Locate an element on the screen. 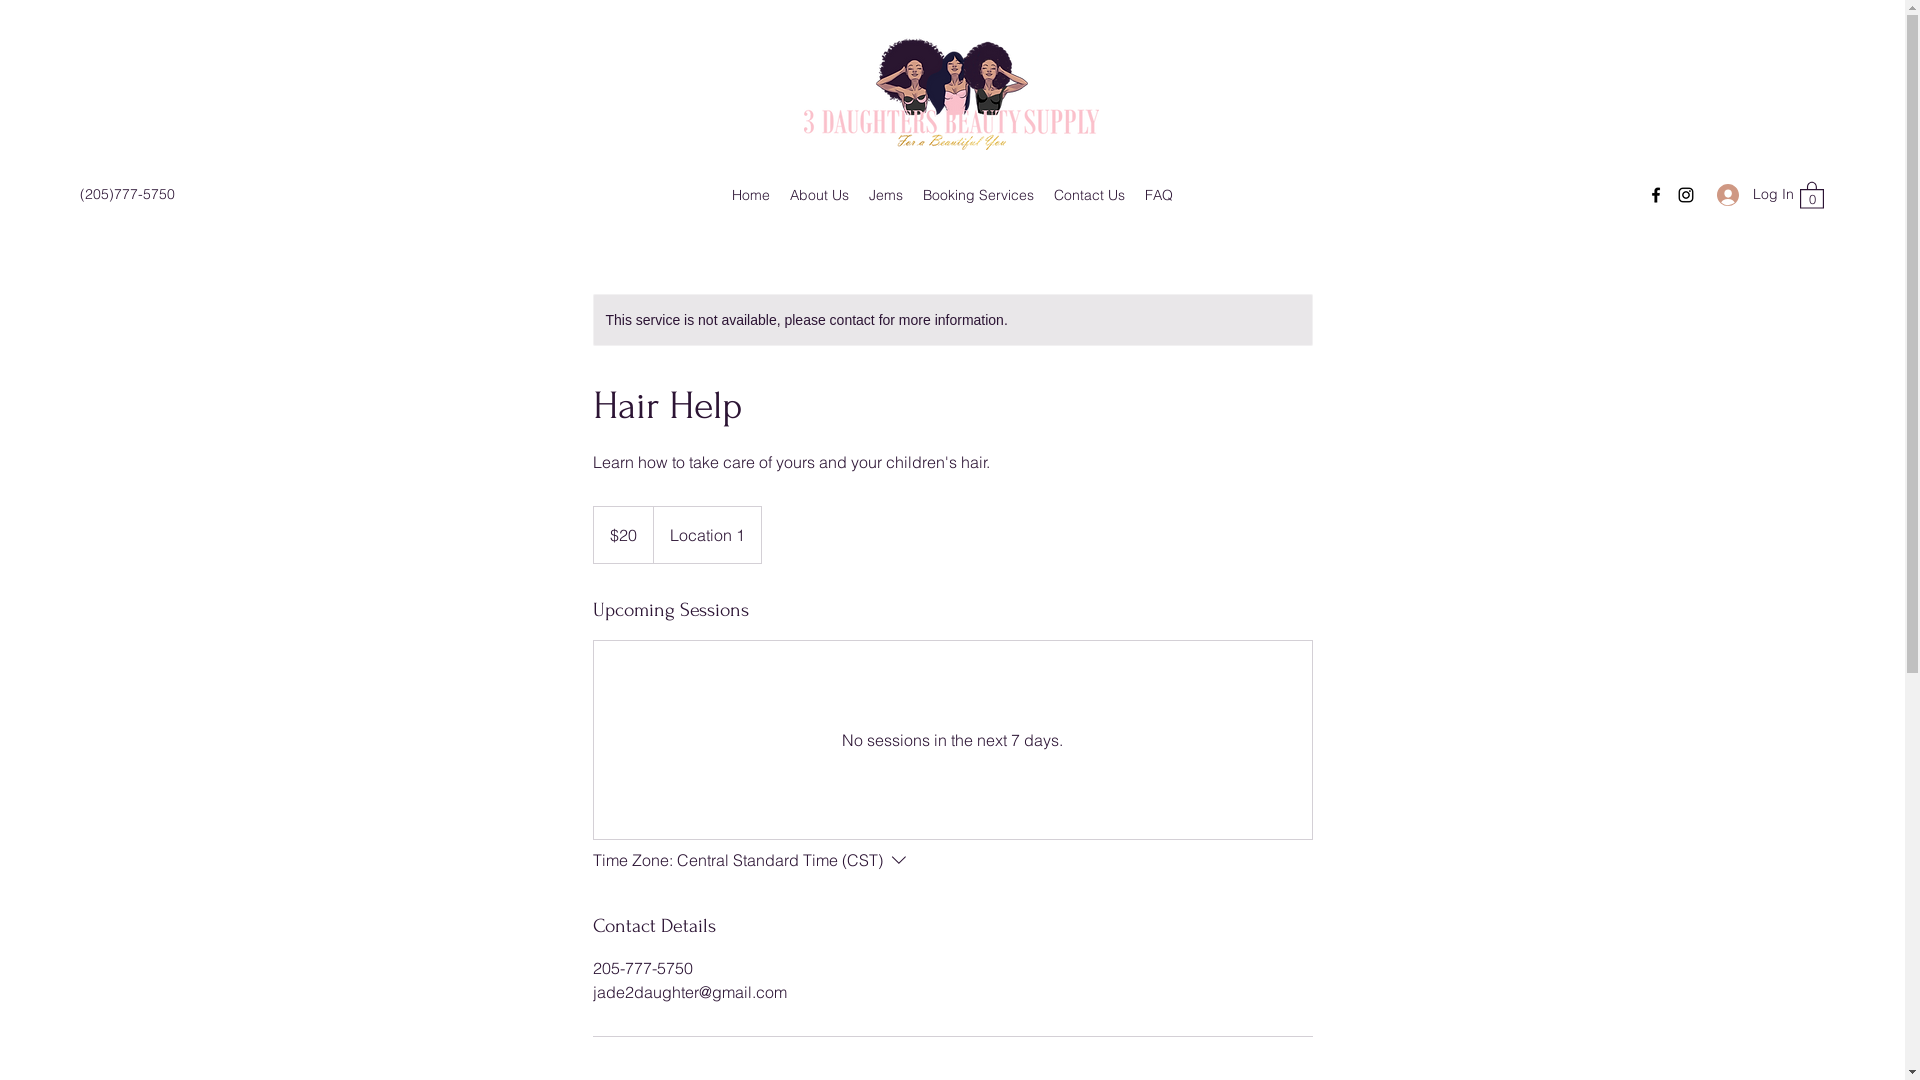  'Home' is located at coordinates (749, 195).